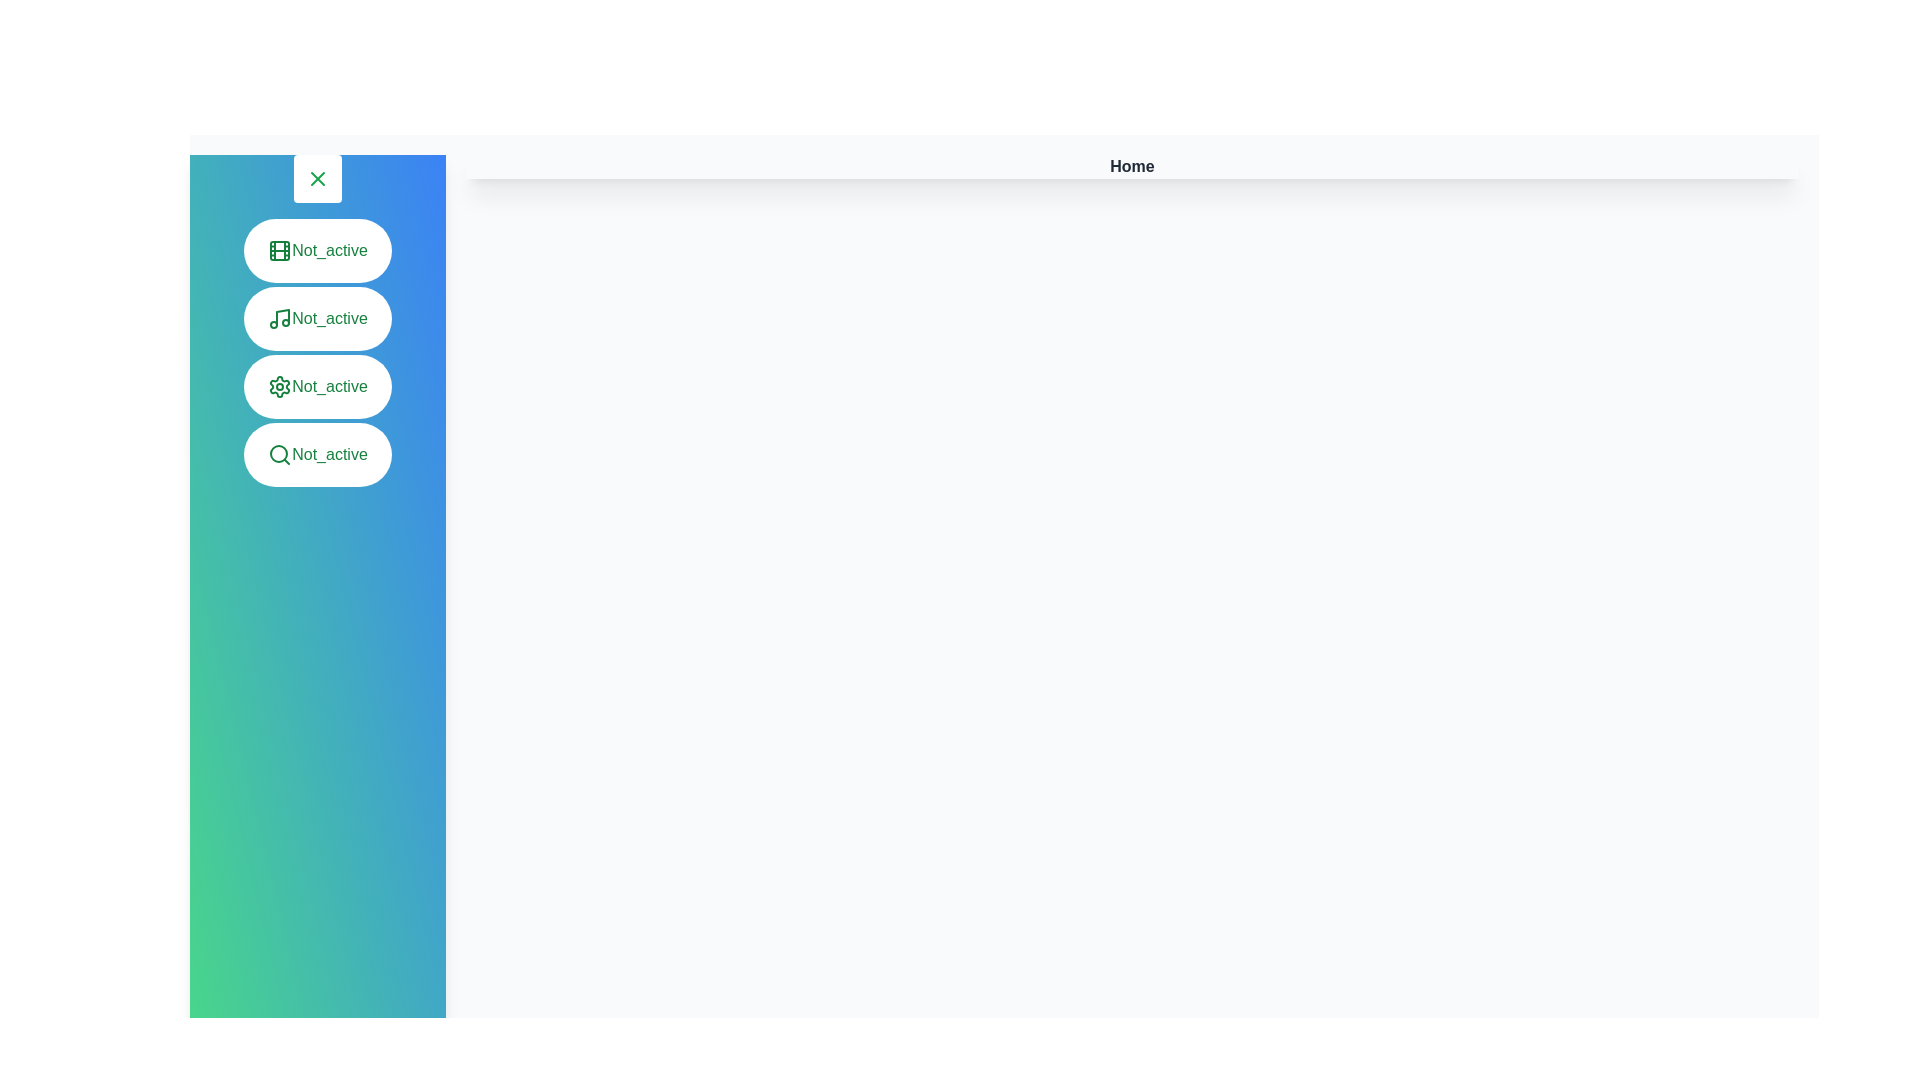  What do you see at coordinates (316, 177) in the screenshot?
I see `the toggle button in the top-left corner of the drawer to change its open/close state` at bounding box center [316, 177].